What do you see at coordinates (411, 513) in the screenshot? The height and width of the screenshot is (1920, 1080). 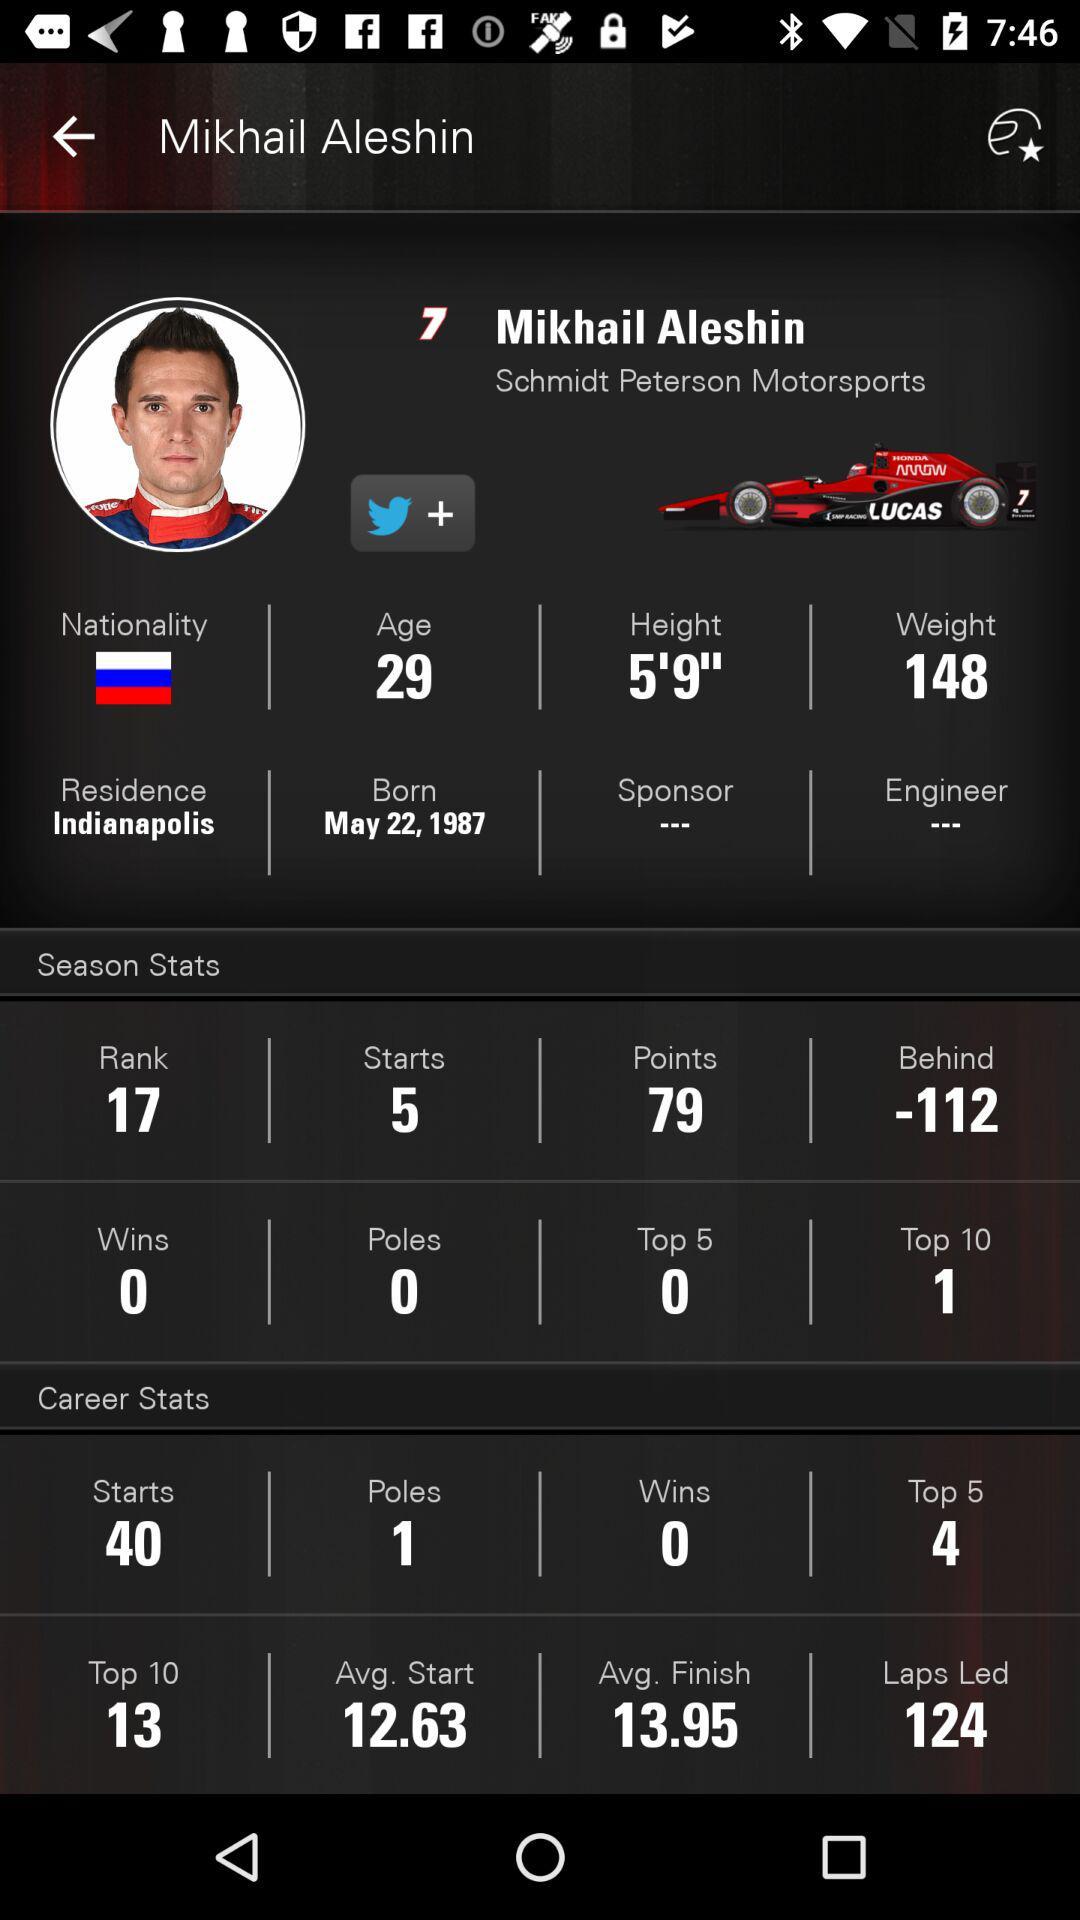 I see `twitter` at bounding box center [411, 513].